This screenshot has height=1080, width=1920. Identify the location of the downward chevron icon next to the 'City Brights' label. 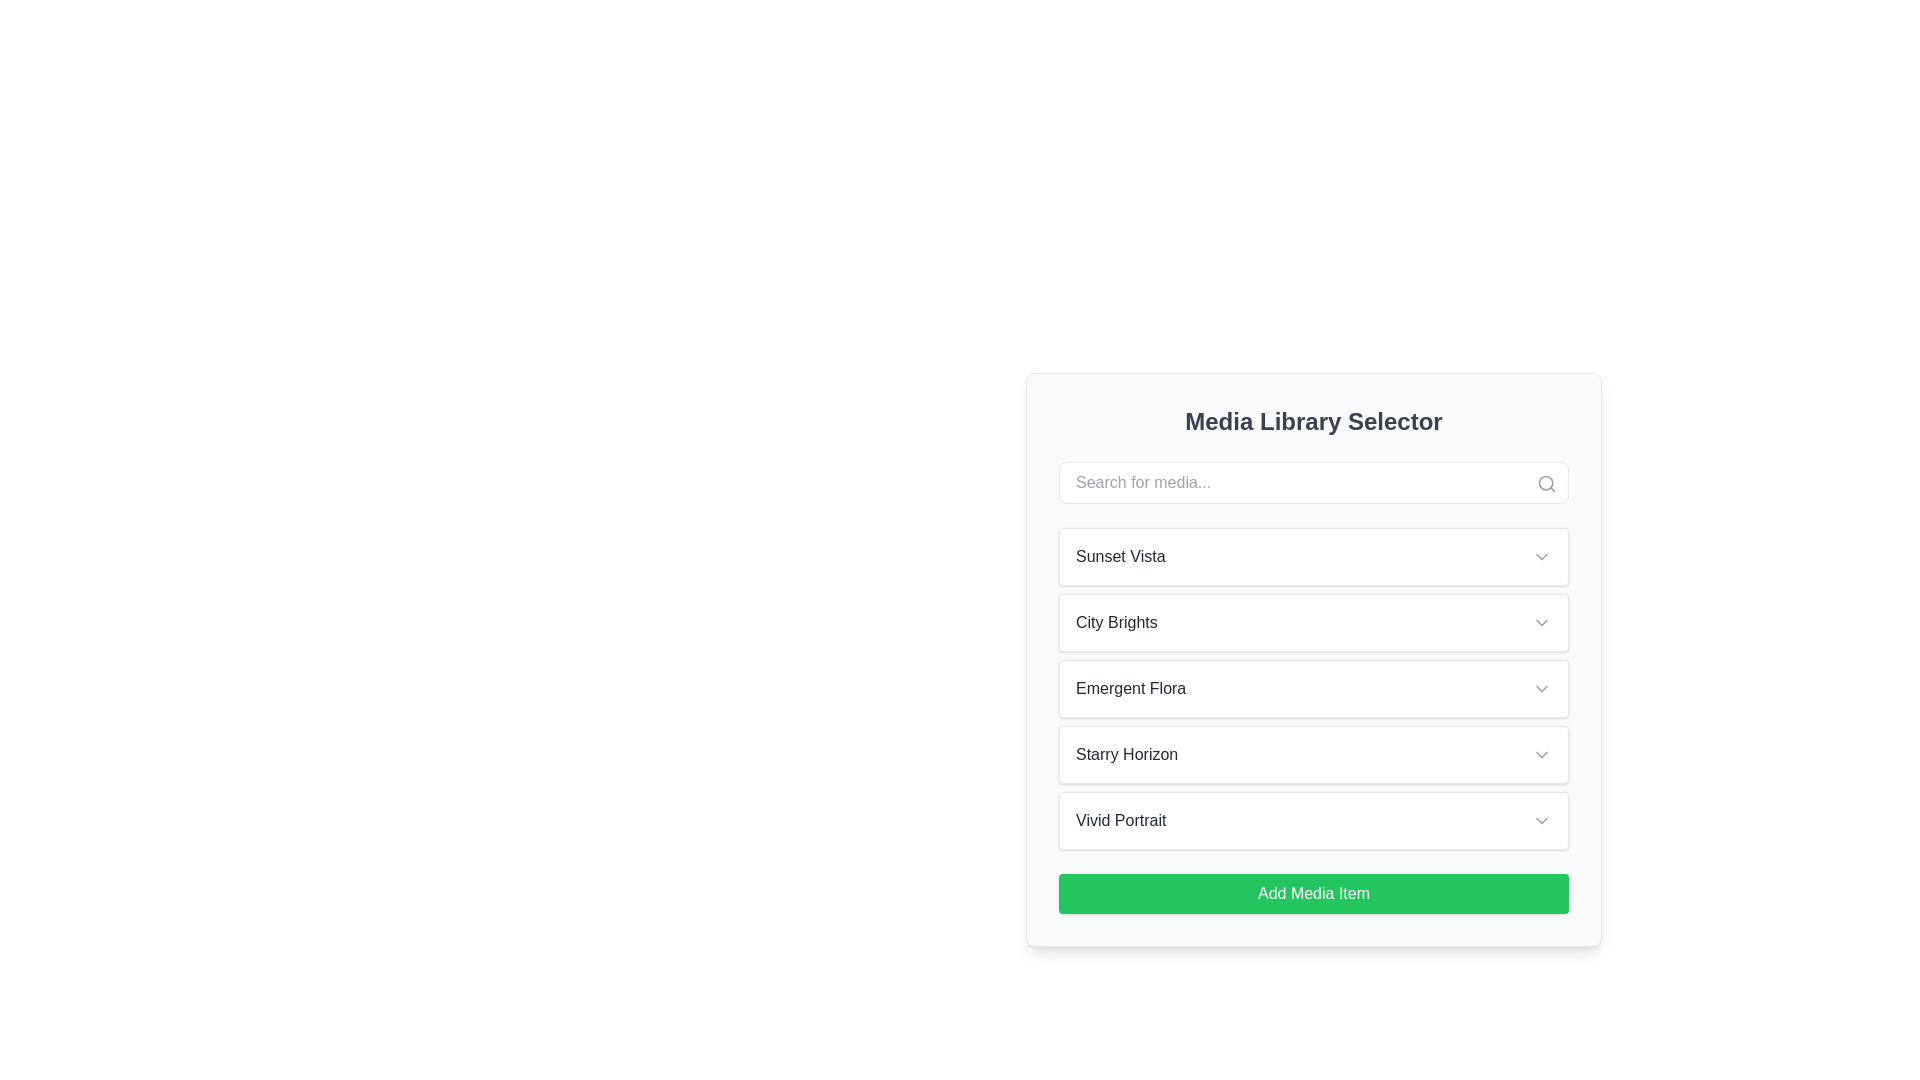
(1540, 622).